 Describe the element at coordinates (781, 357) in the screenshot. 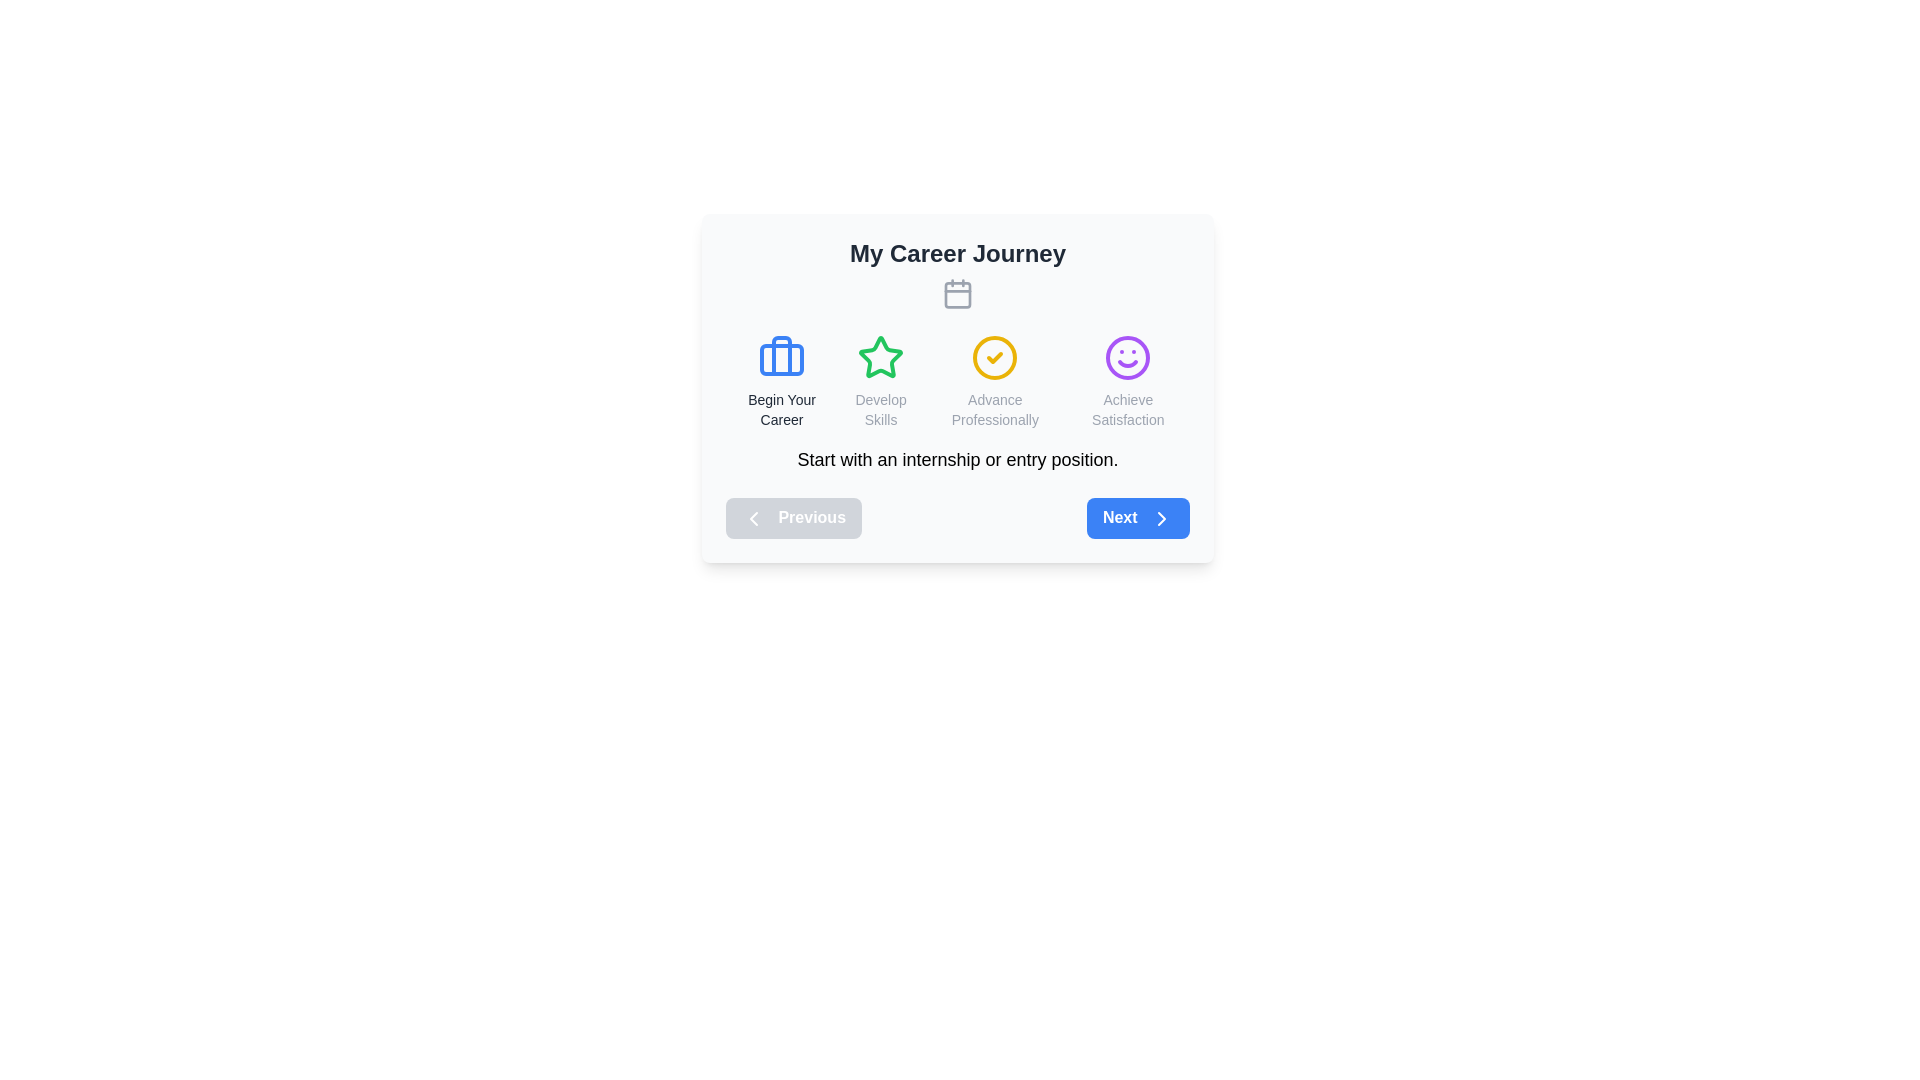

I see `the blue suitcase icon indicating 'Begin Your Career' located in the top-left section of the card titled 'My Career Journey'` at that location.